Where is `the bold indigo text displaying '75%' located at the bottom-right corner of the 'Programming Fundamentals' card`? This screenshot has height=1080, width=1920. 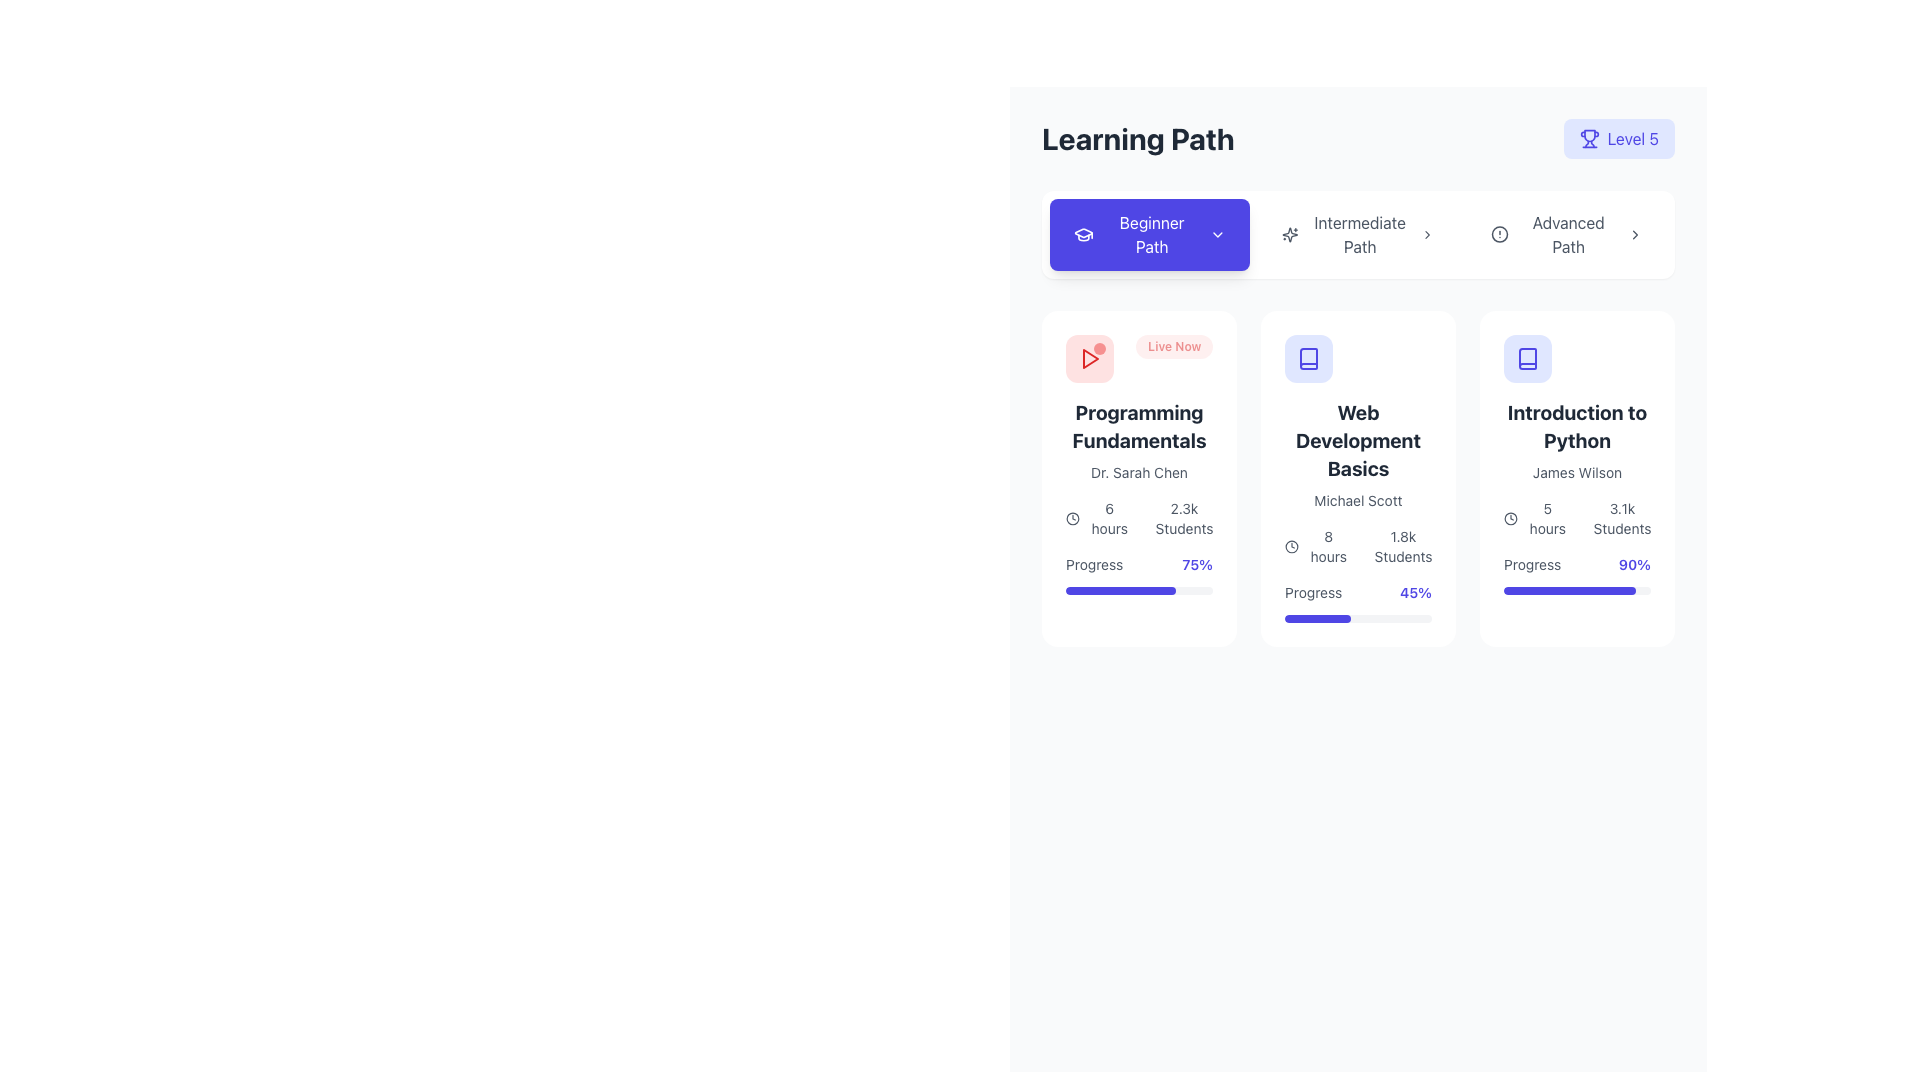
the bold indigo text displaying '75%' located at the bottom-right corner of the 'Programming Fundamentals' card is located at coordinates (1197, 564).